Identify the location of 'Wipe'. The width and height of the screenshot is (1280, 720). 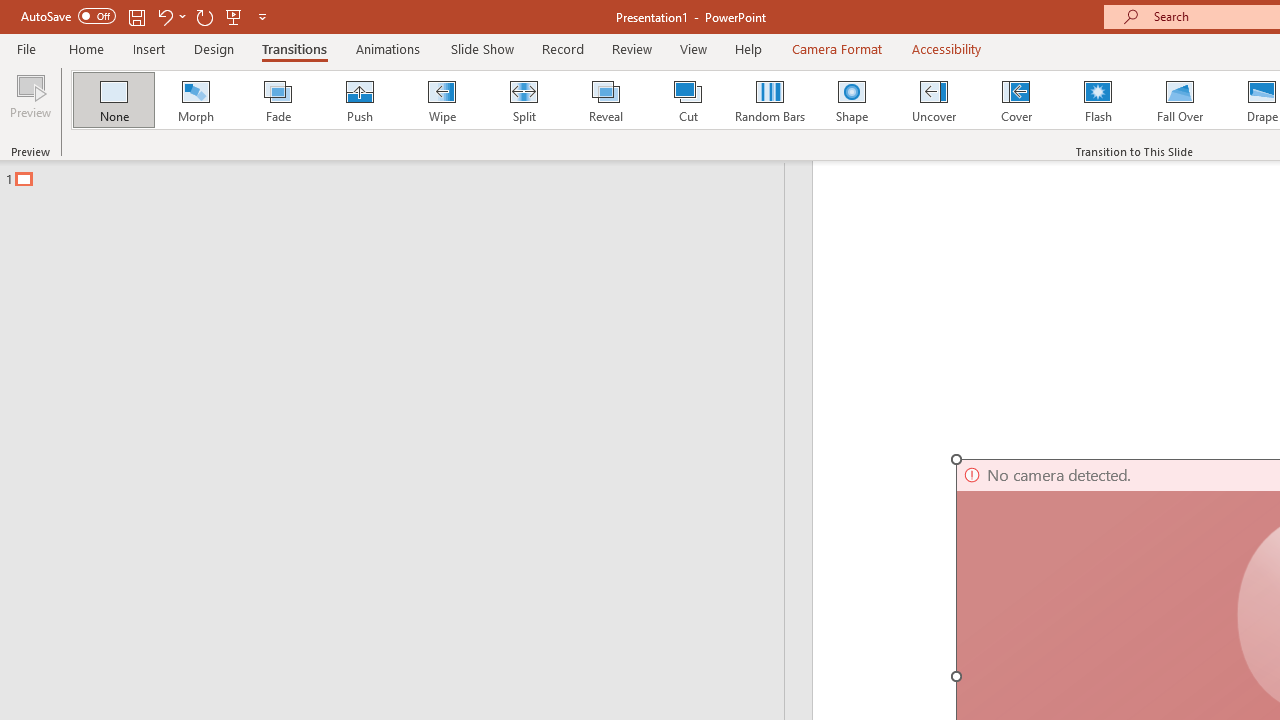
(440, 100).